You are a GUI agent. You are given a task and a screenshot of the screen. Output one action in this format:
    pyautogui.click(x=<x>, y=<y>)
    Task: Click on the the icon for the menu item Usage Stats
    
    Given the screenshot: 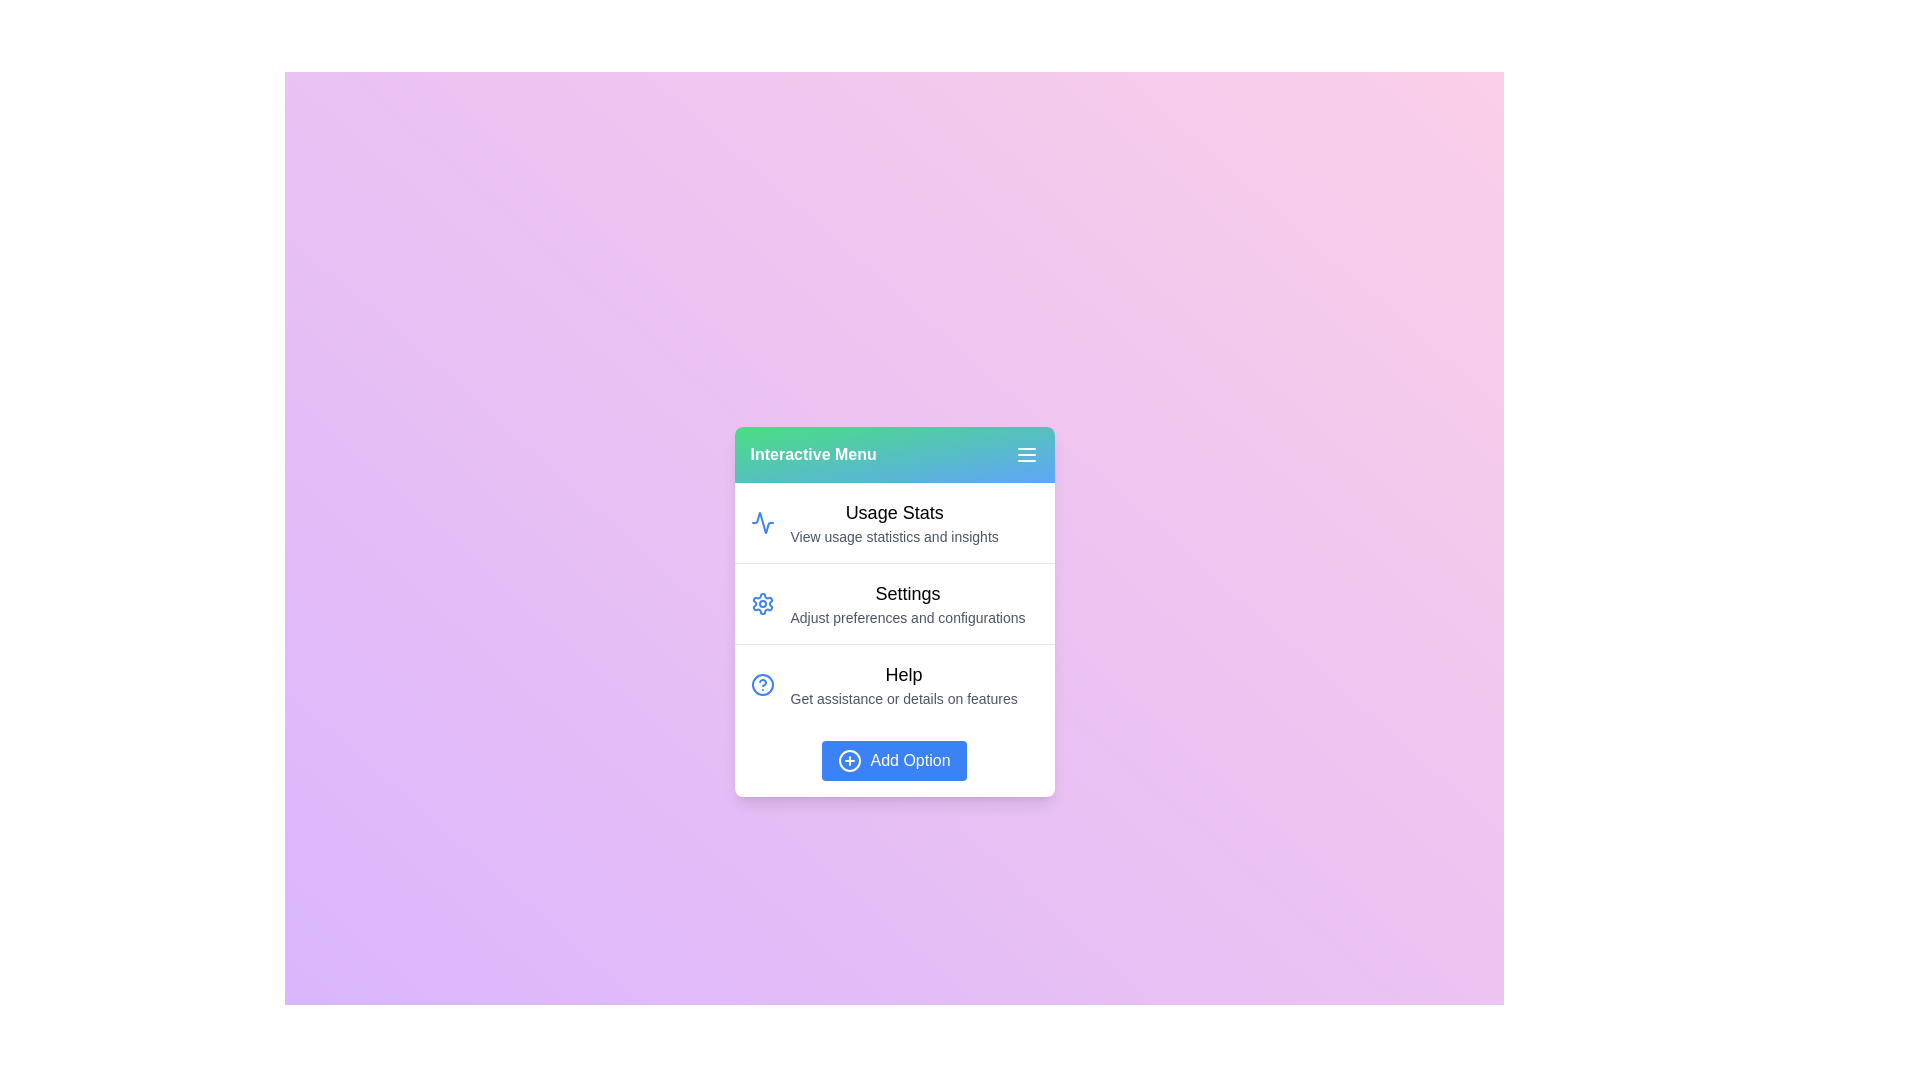 What is the action you would take?
    pyautogui.click(x=761, y=522)
    